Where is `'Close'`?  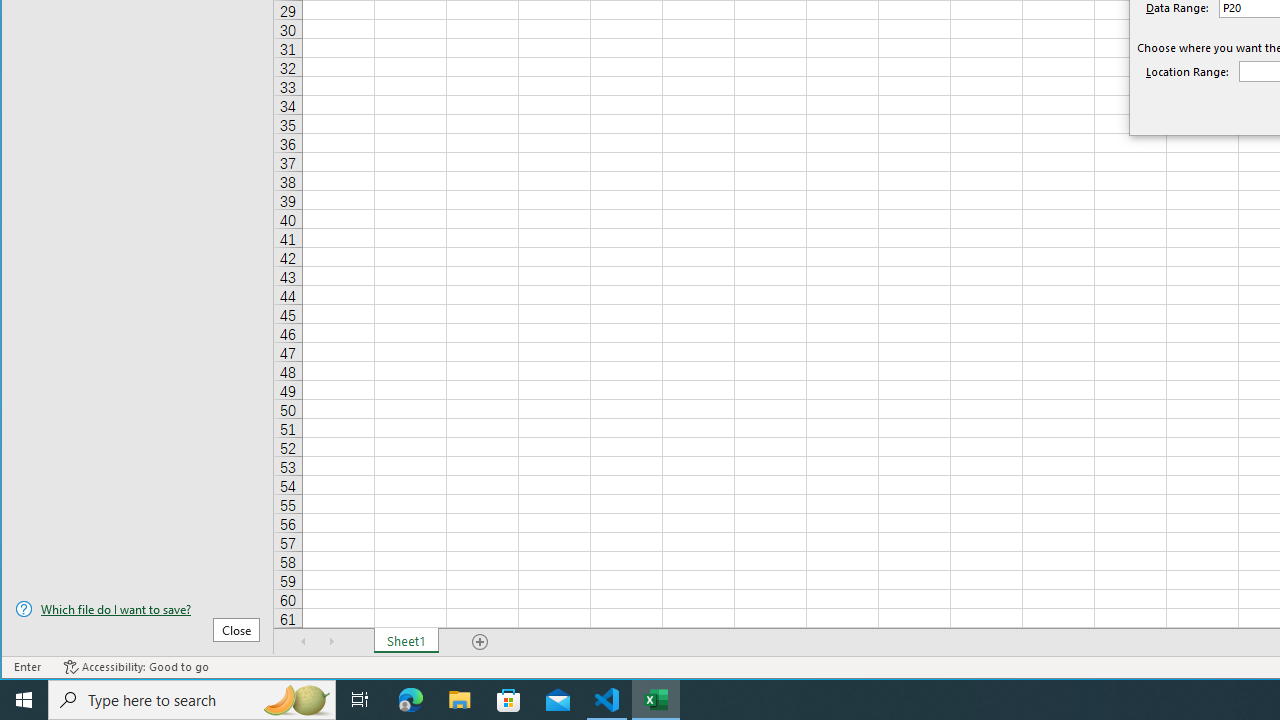
'Close' is located at coordinates (236, 630).